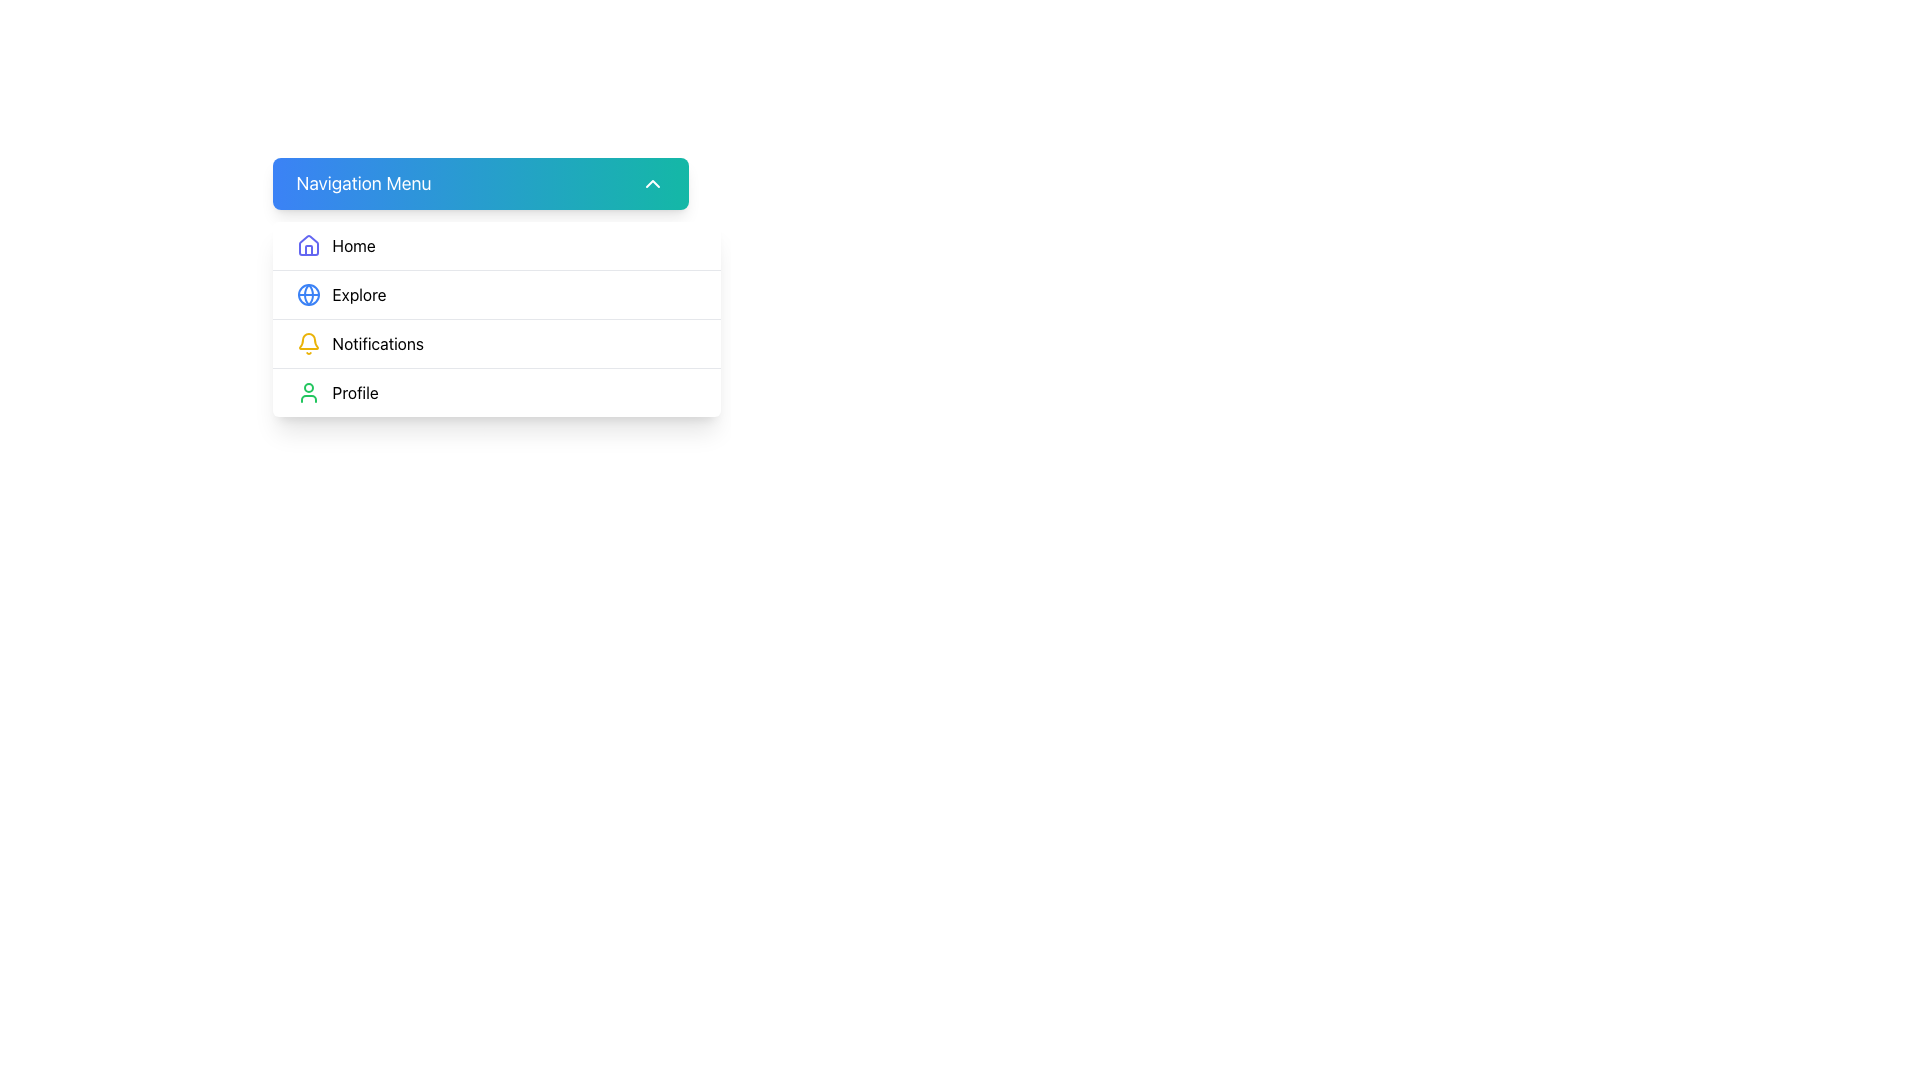 The image size is (1920, 1080). What do you see at coordinates (496, 245) in the screenshot?
I see `the 'Home' navigation menu item located at the top of the 'Navigation Menu'` at bounding box center [496, 245].